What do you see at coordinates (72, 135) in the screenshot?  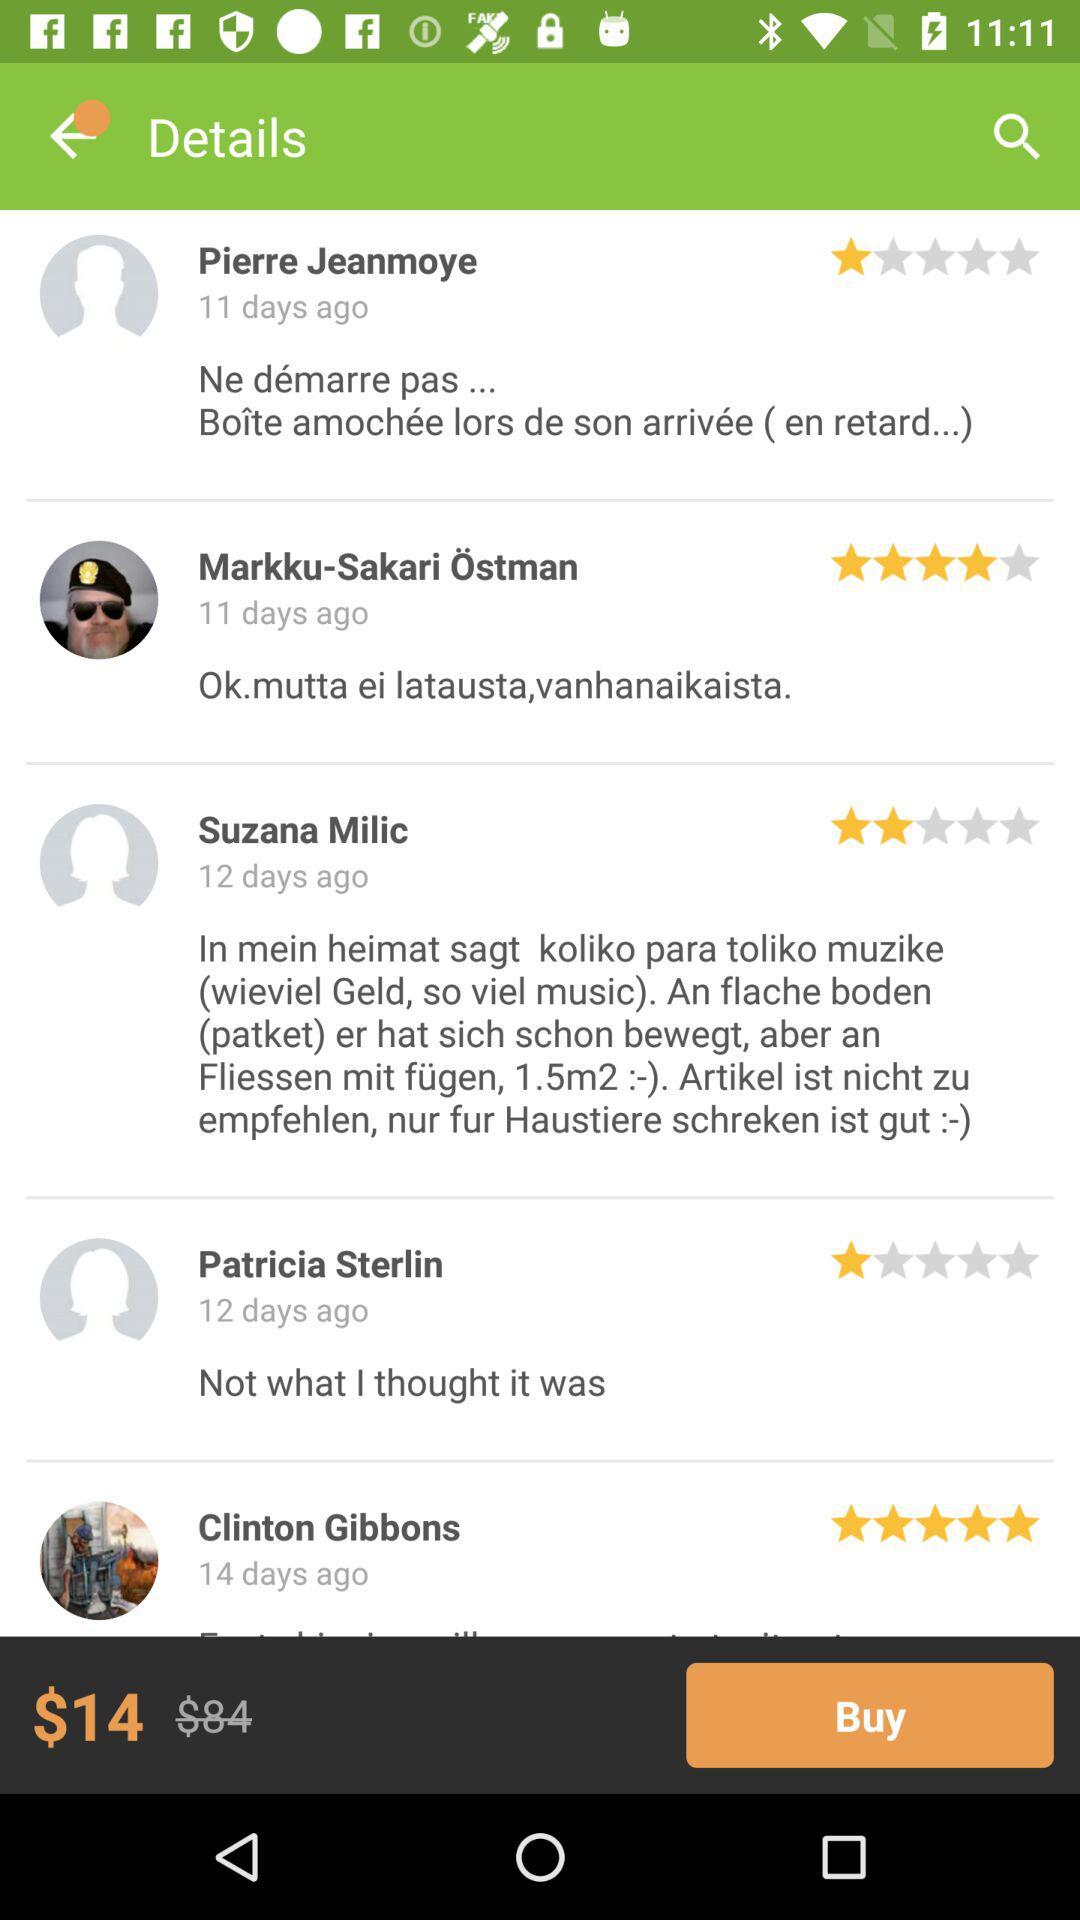 I see `the item to the left of the details icon` at bounding box center [72, 135].